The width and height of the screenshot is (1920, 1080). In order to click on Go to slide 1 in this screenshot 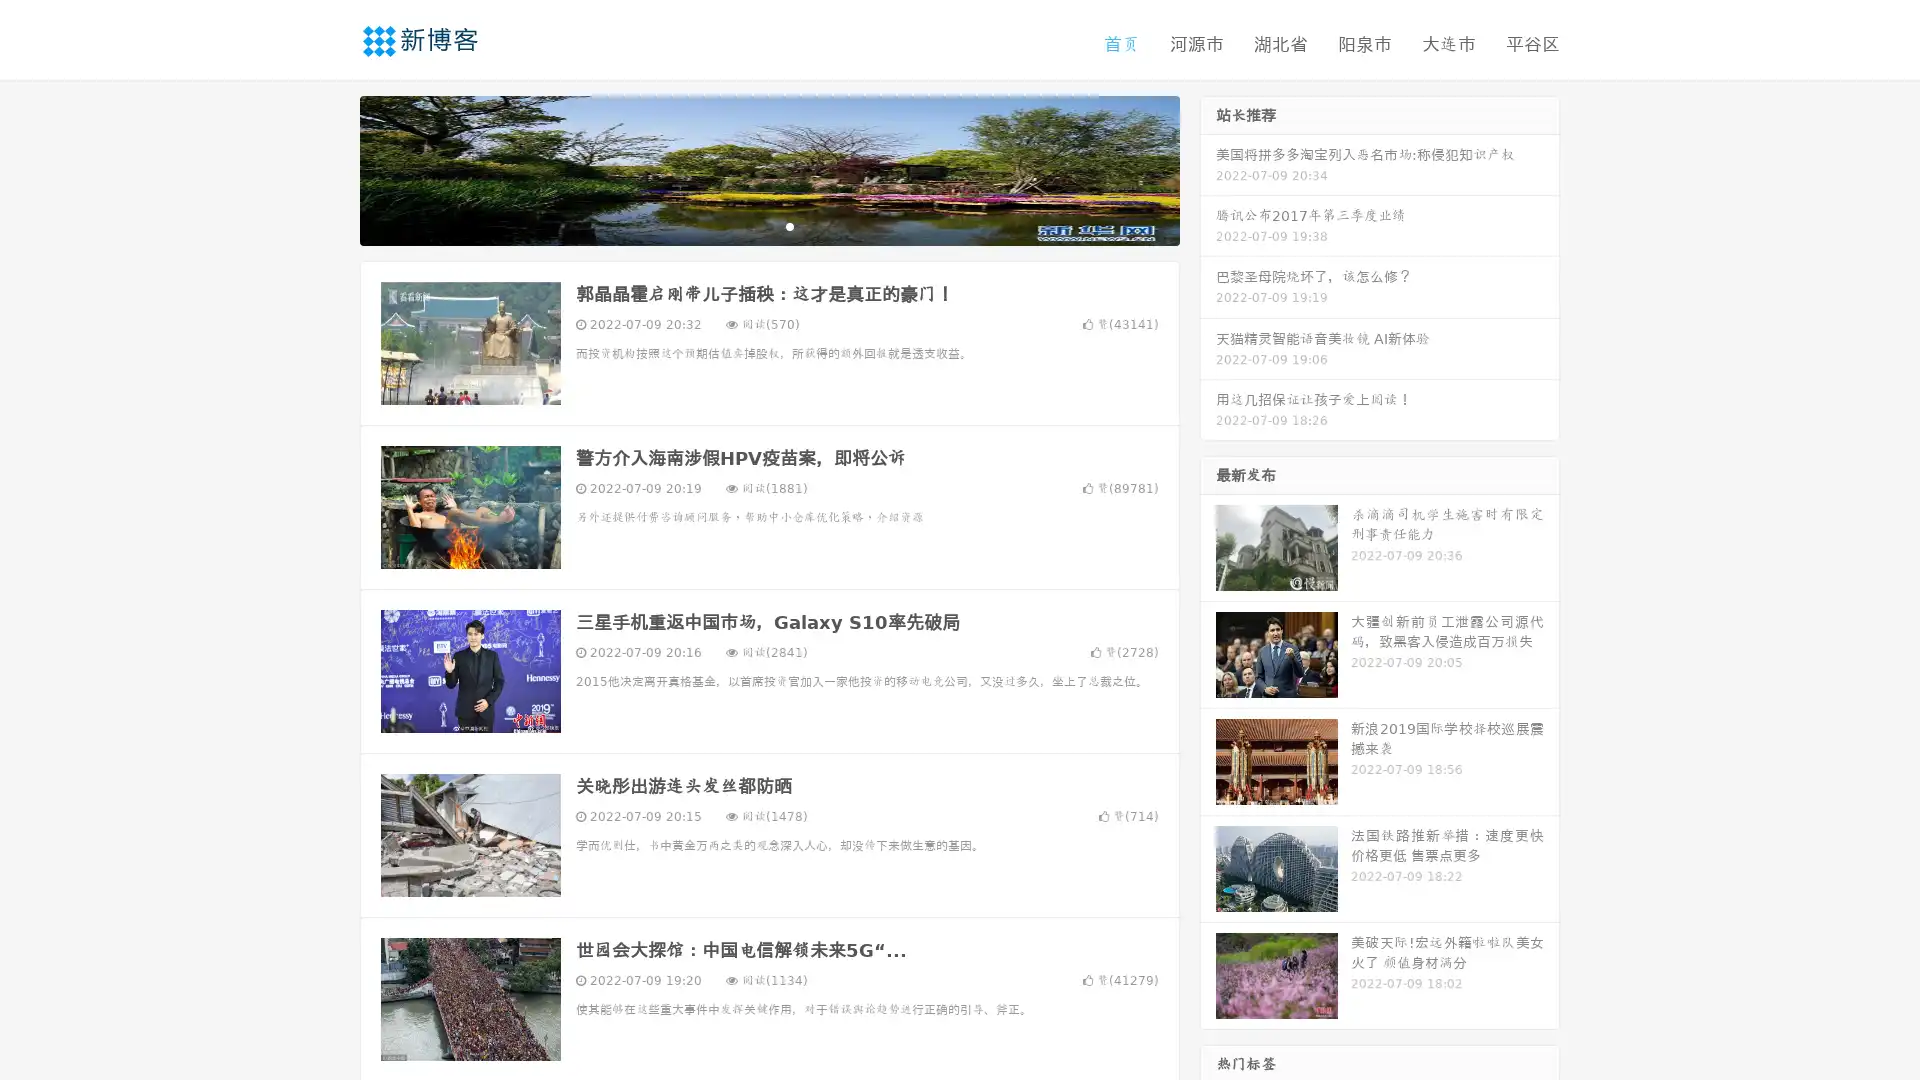, I will do `click(748, 225)`.